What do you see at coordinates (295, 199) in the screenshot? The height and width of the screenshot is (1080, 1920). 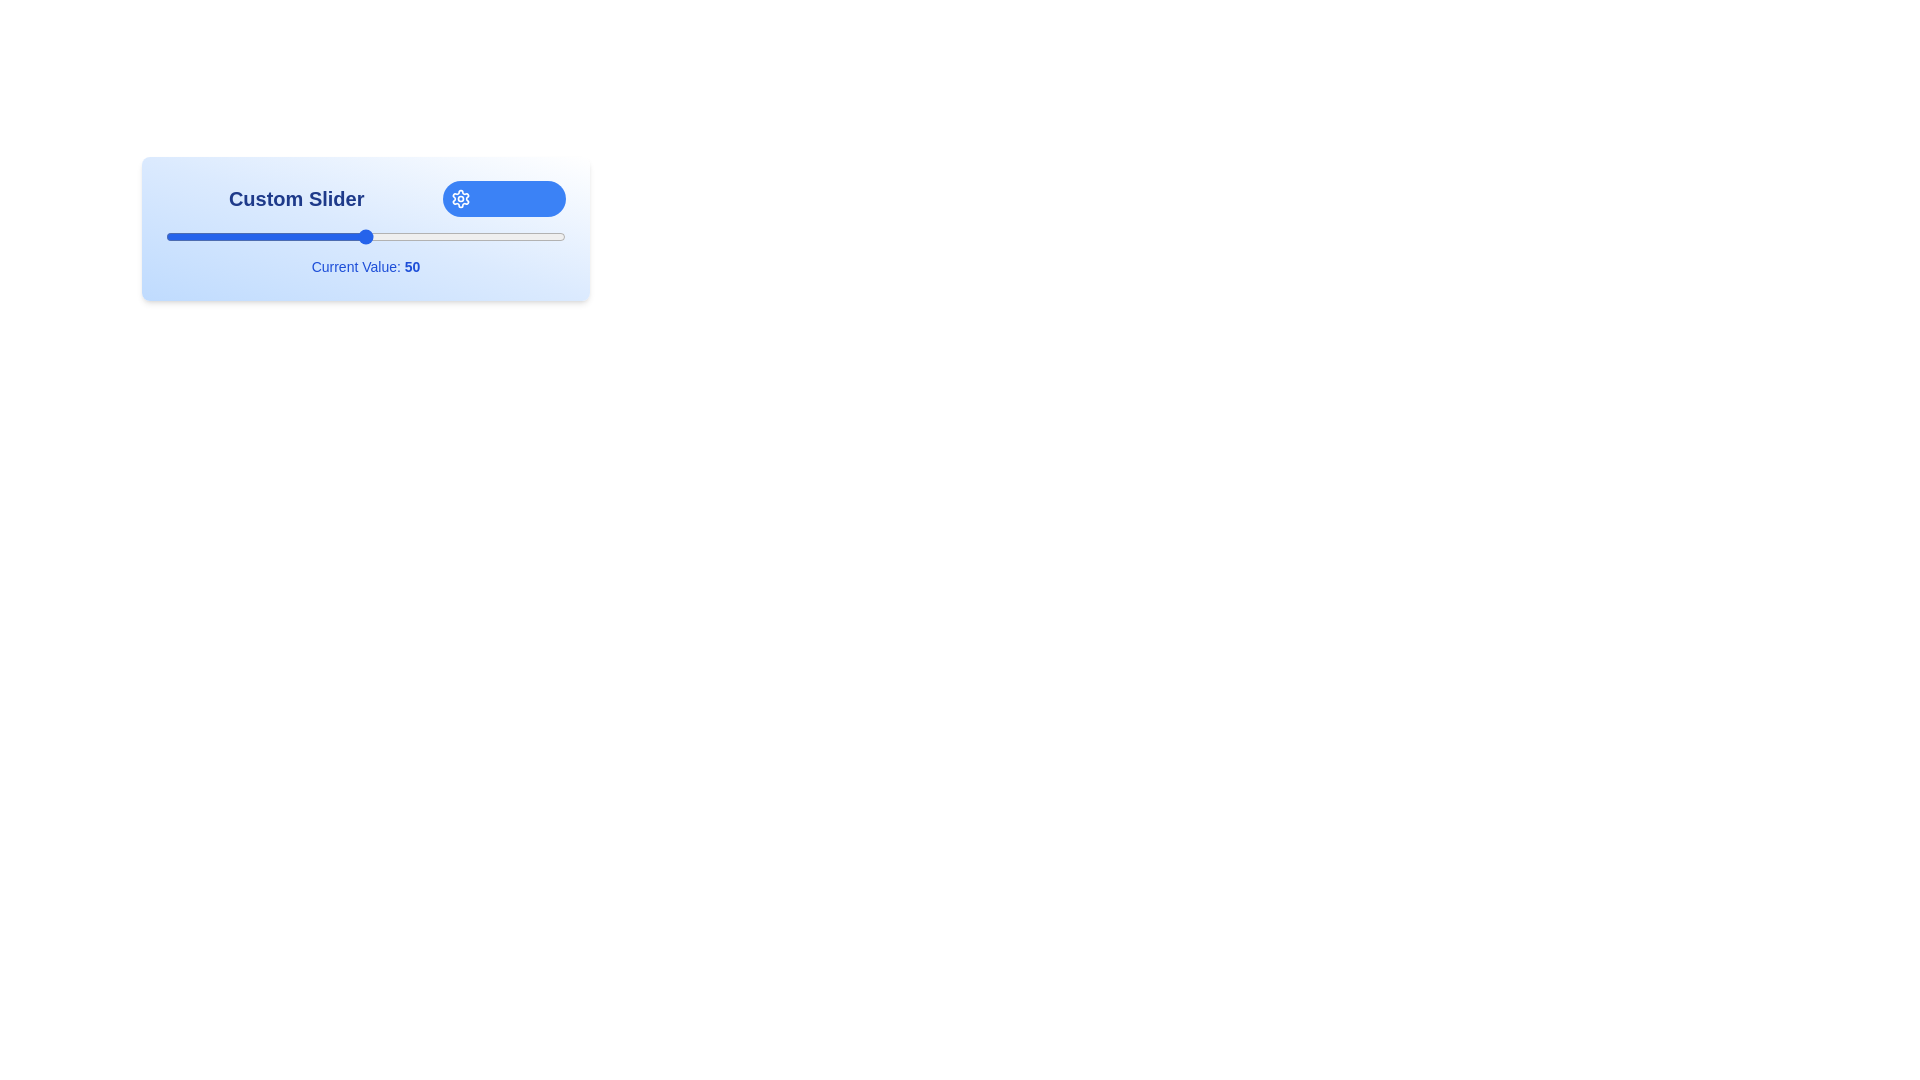 I see `the title label that indicates the purpose of the surrounding UI, located to the left of a circular button and a settings icon` at bounding box center [295, 199].